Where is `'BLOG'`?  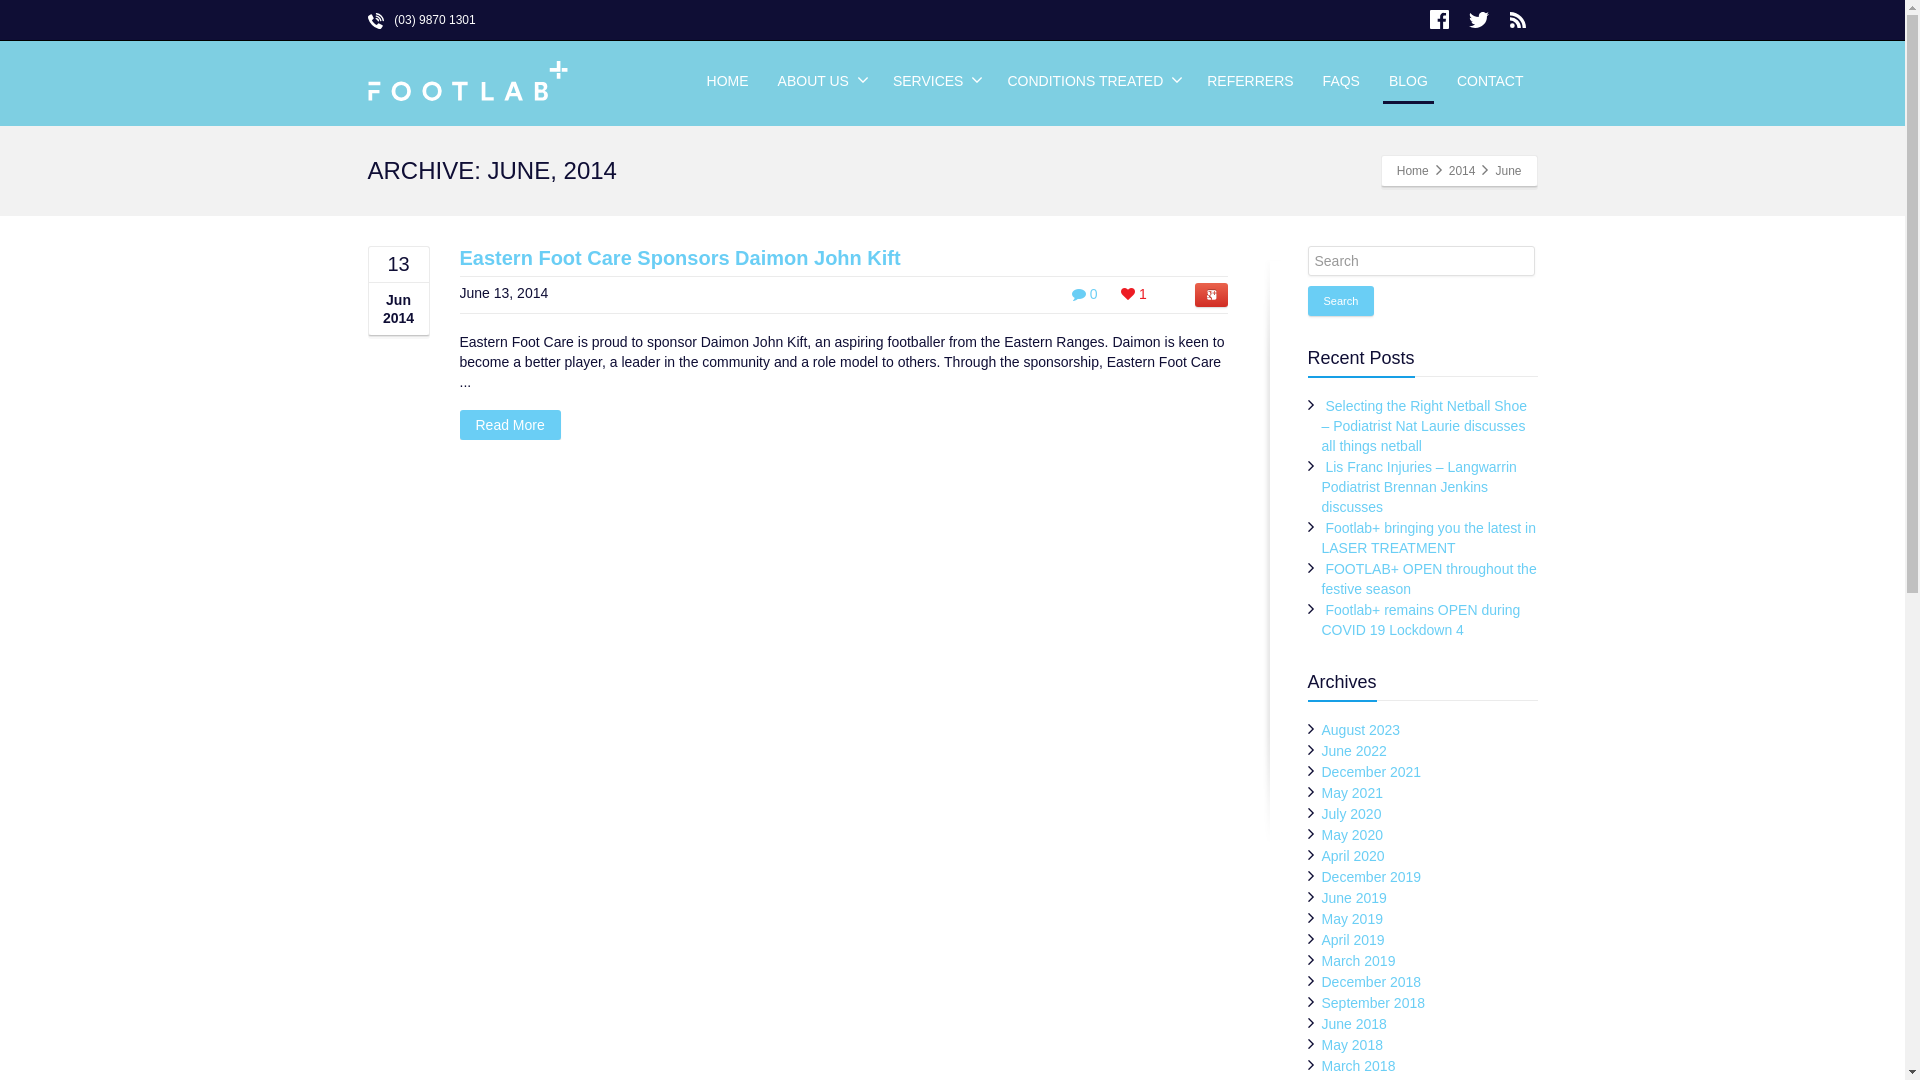
'BLOG' is located at coordinates (1407, 80).